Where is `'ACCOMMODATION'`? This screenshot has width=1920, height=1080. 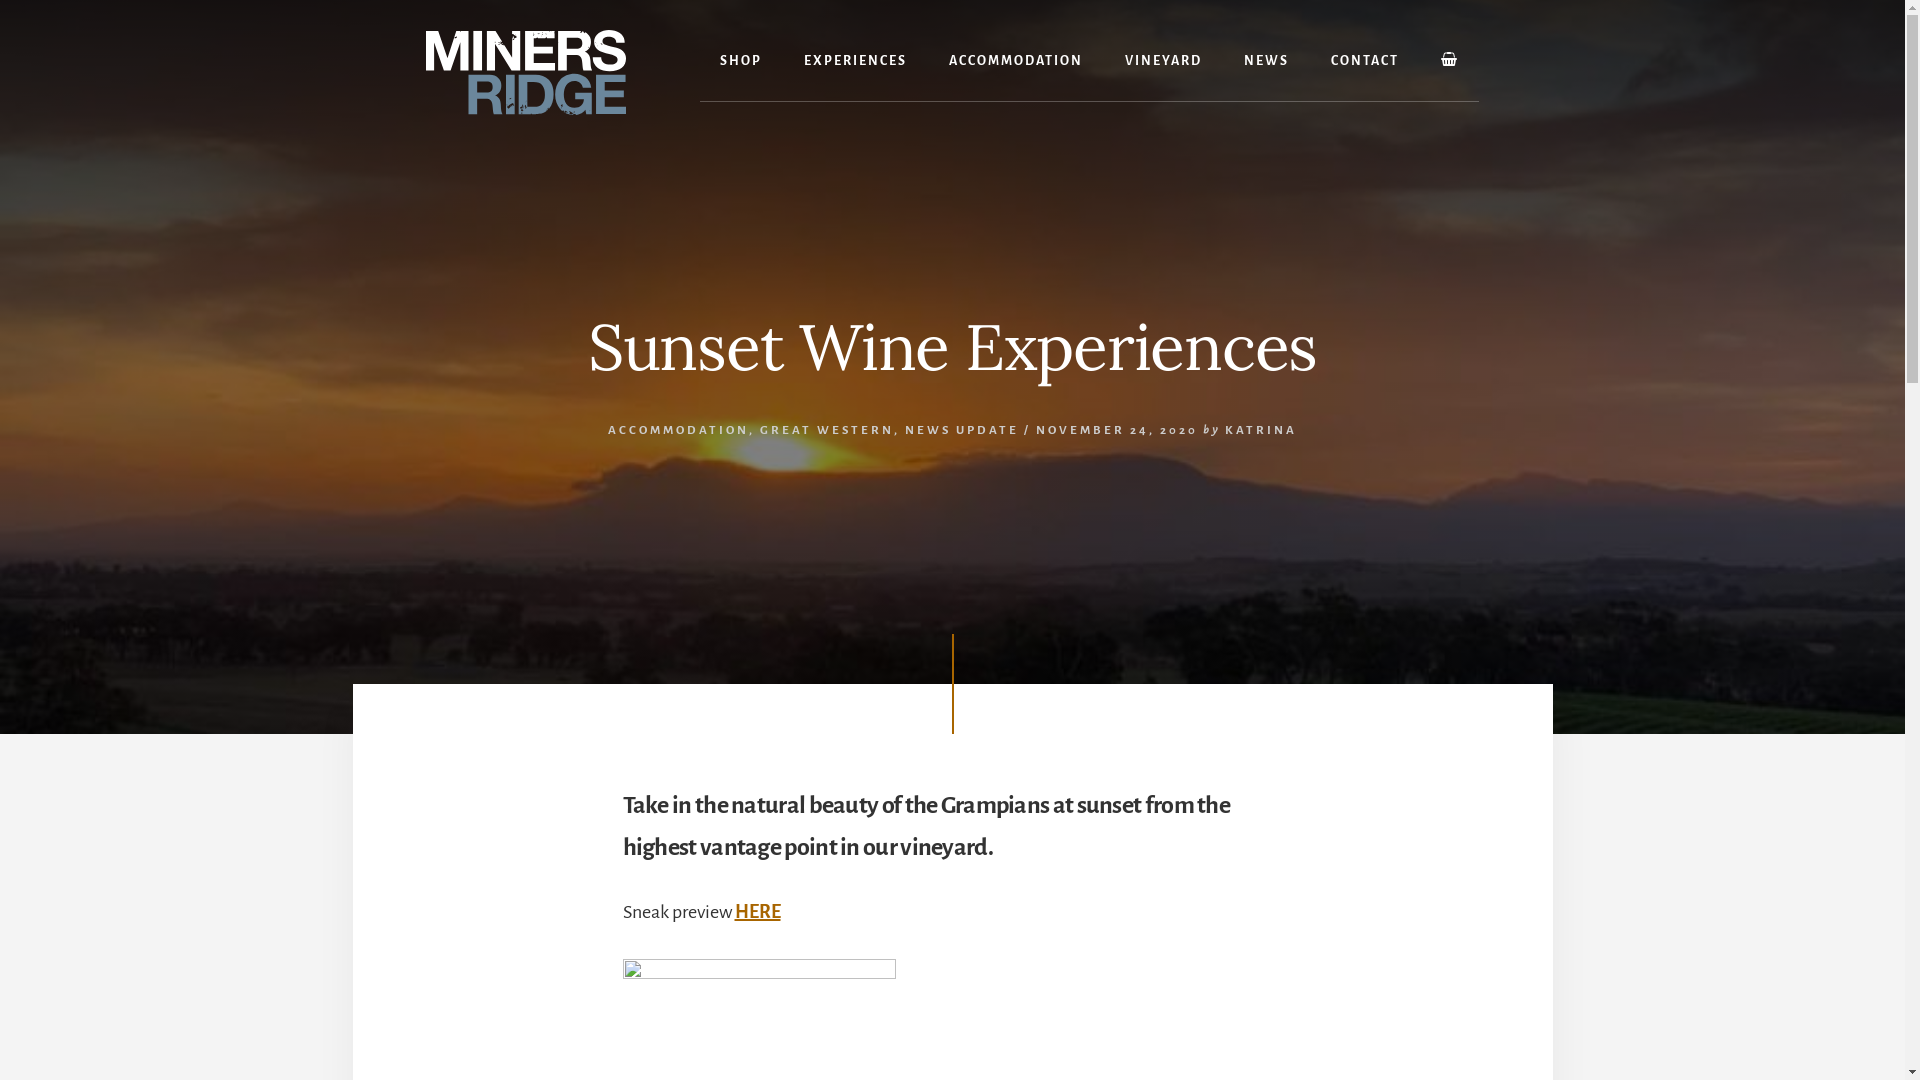 'ACCOMMODATION' is located at coordinates (678, 429).